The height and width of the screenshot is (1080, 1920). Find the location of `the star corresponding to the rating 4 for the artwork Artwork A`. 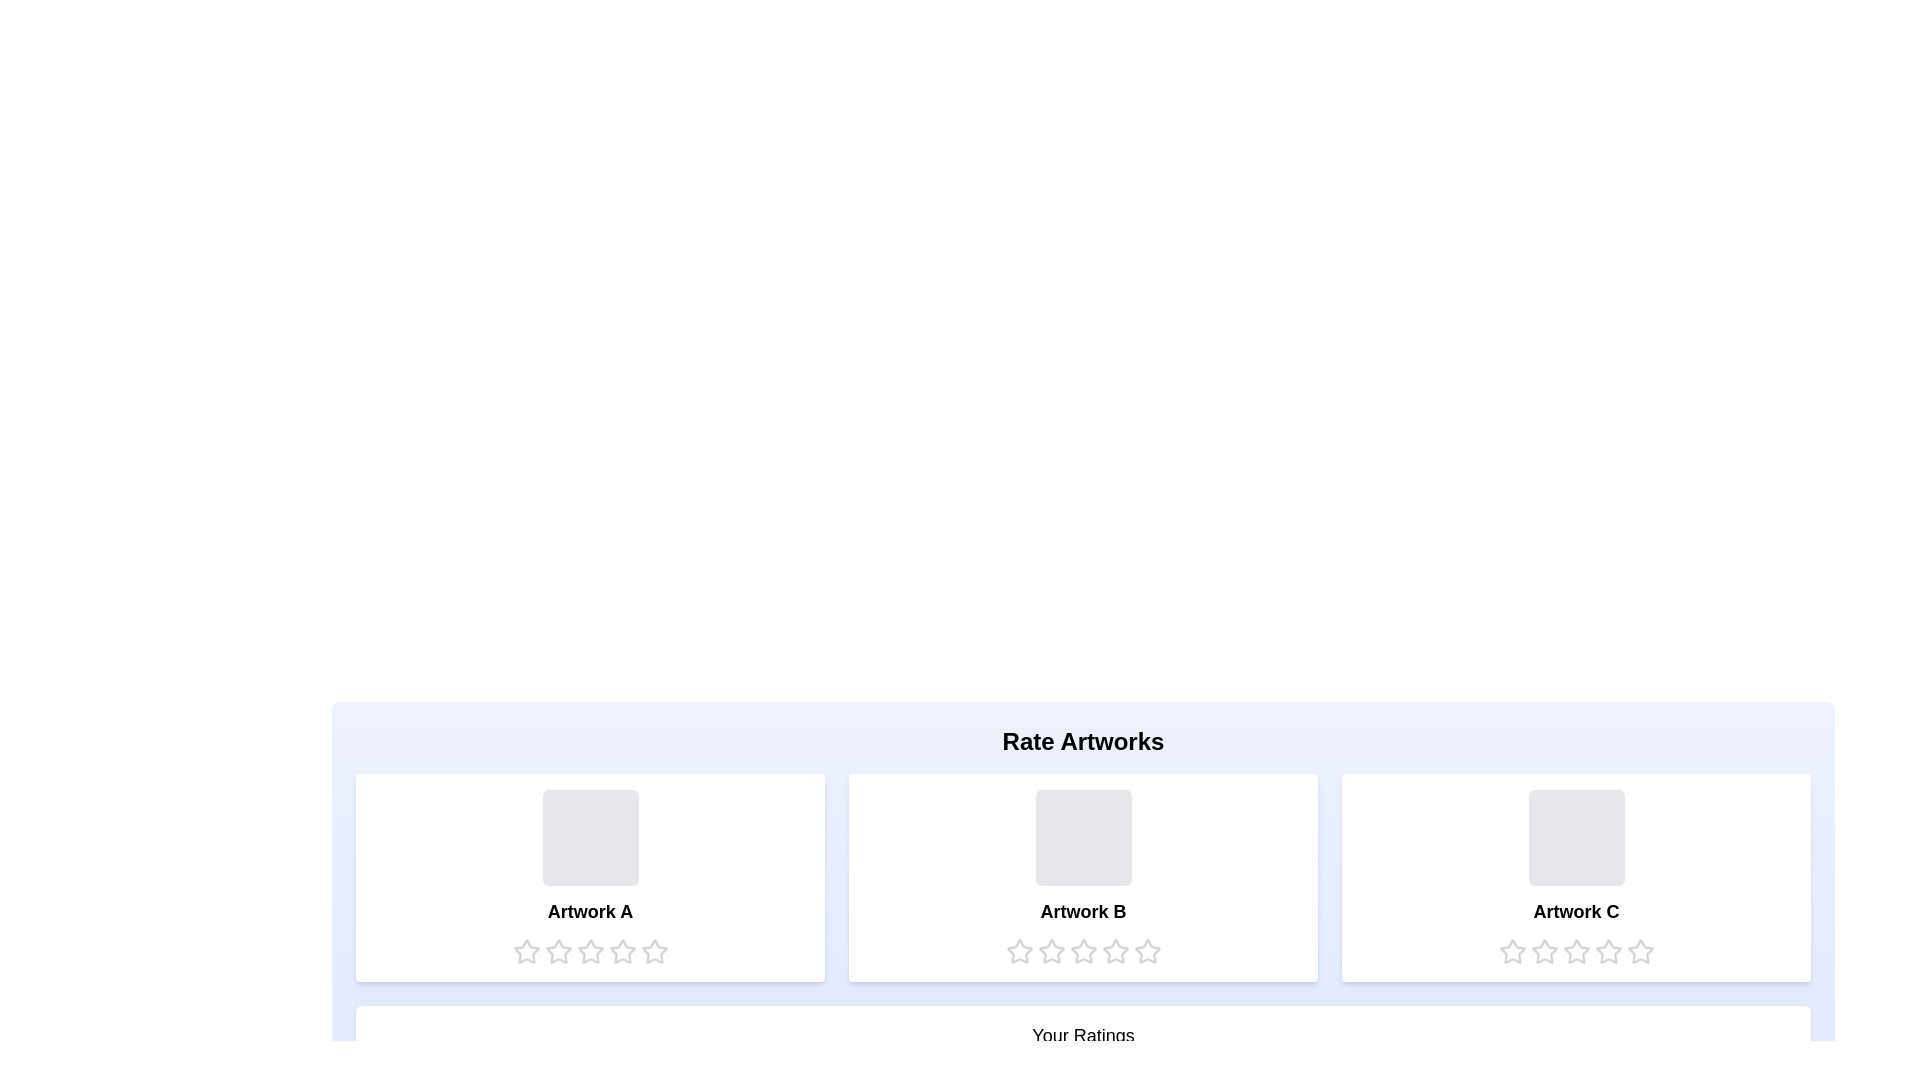

the star corresponding to the rating 4 for the artwork Artwork A is located at coordinates (621, 951).